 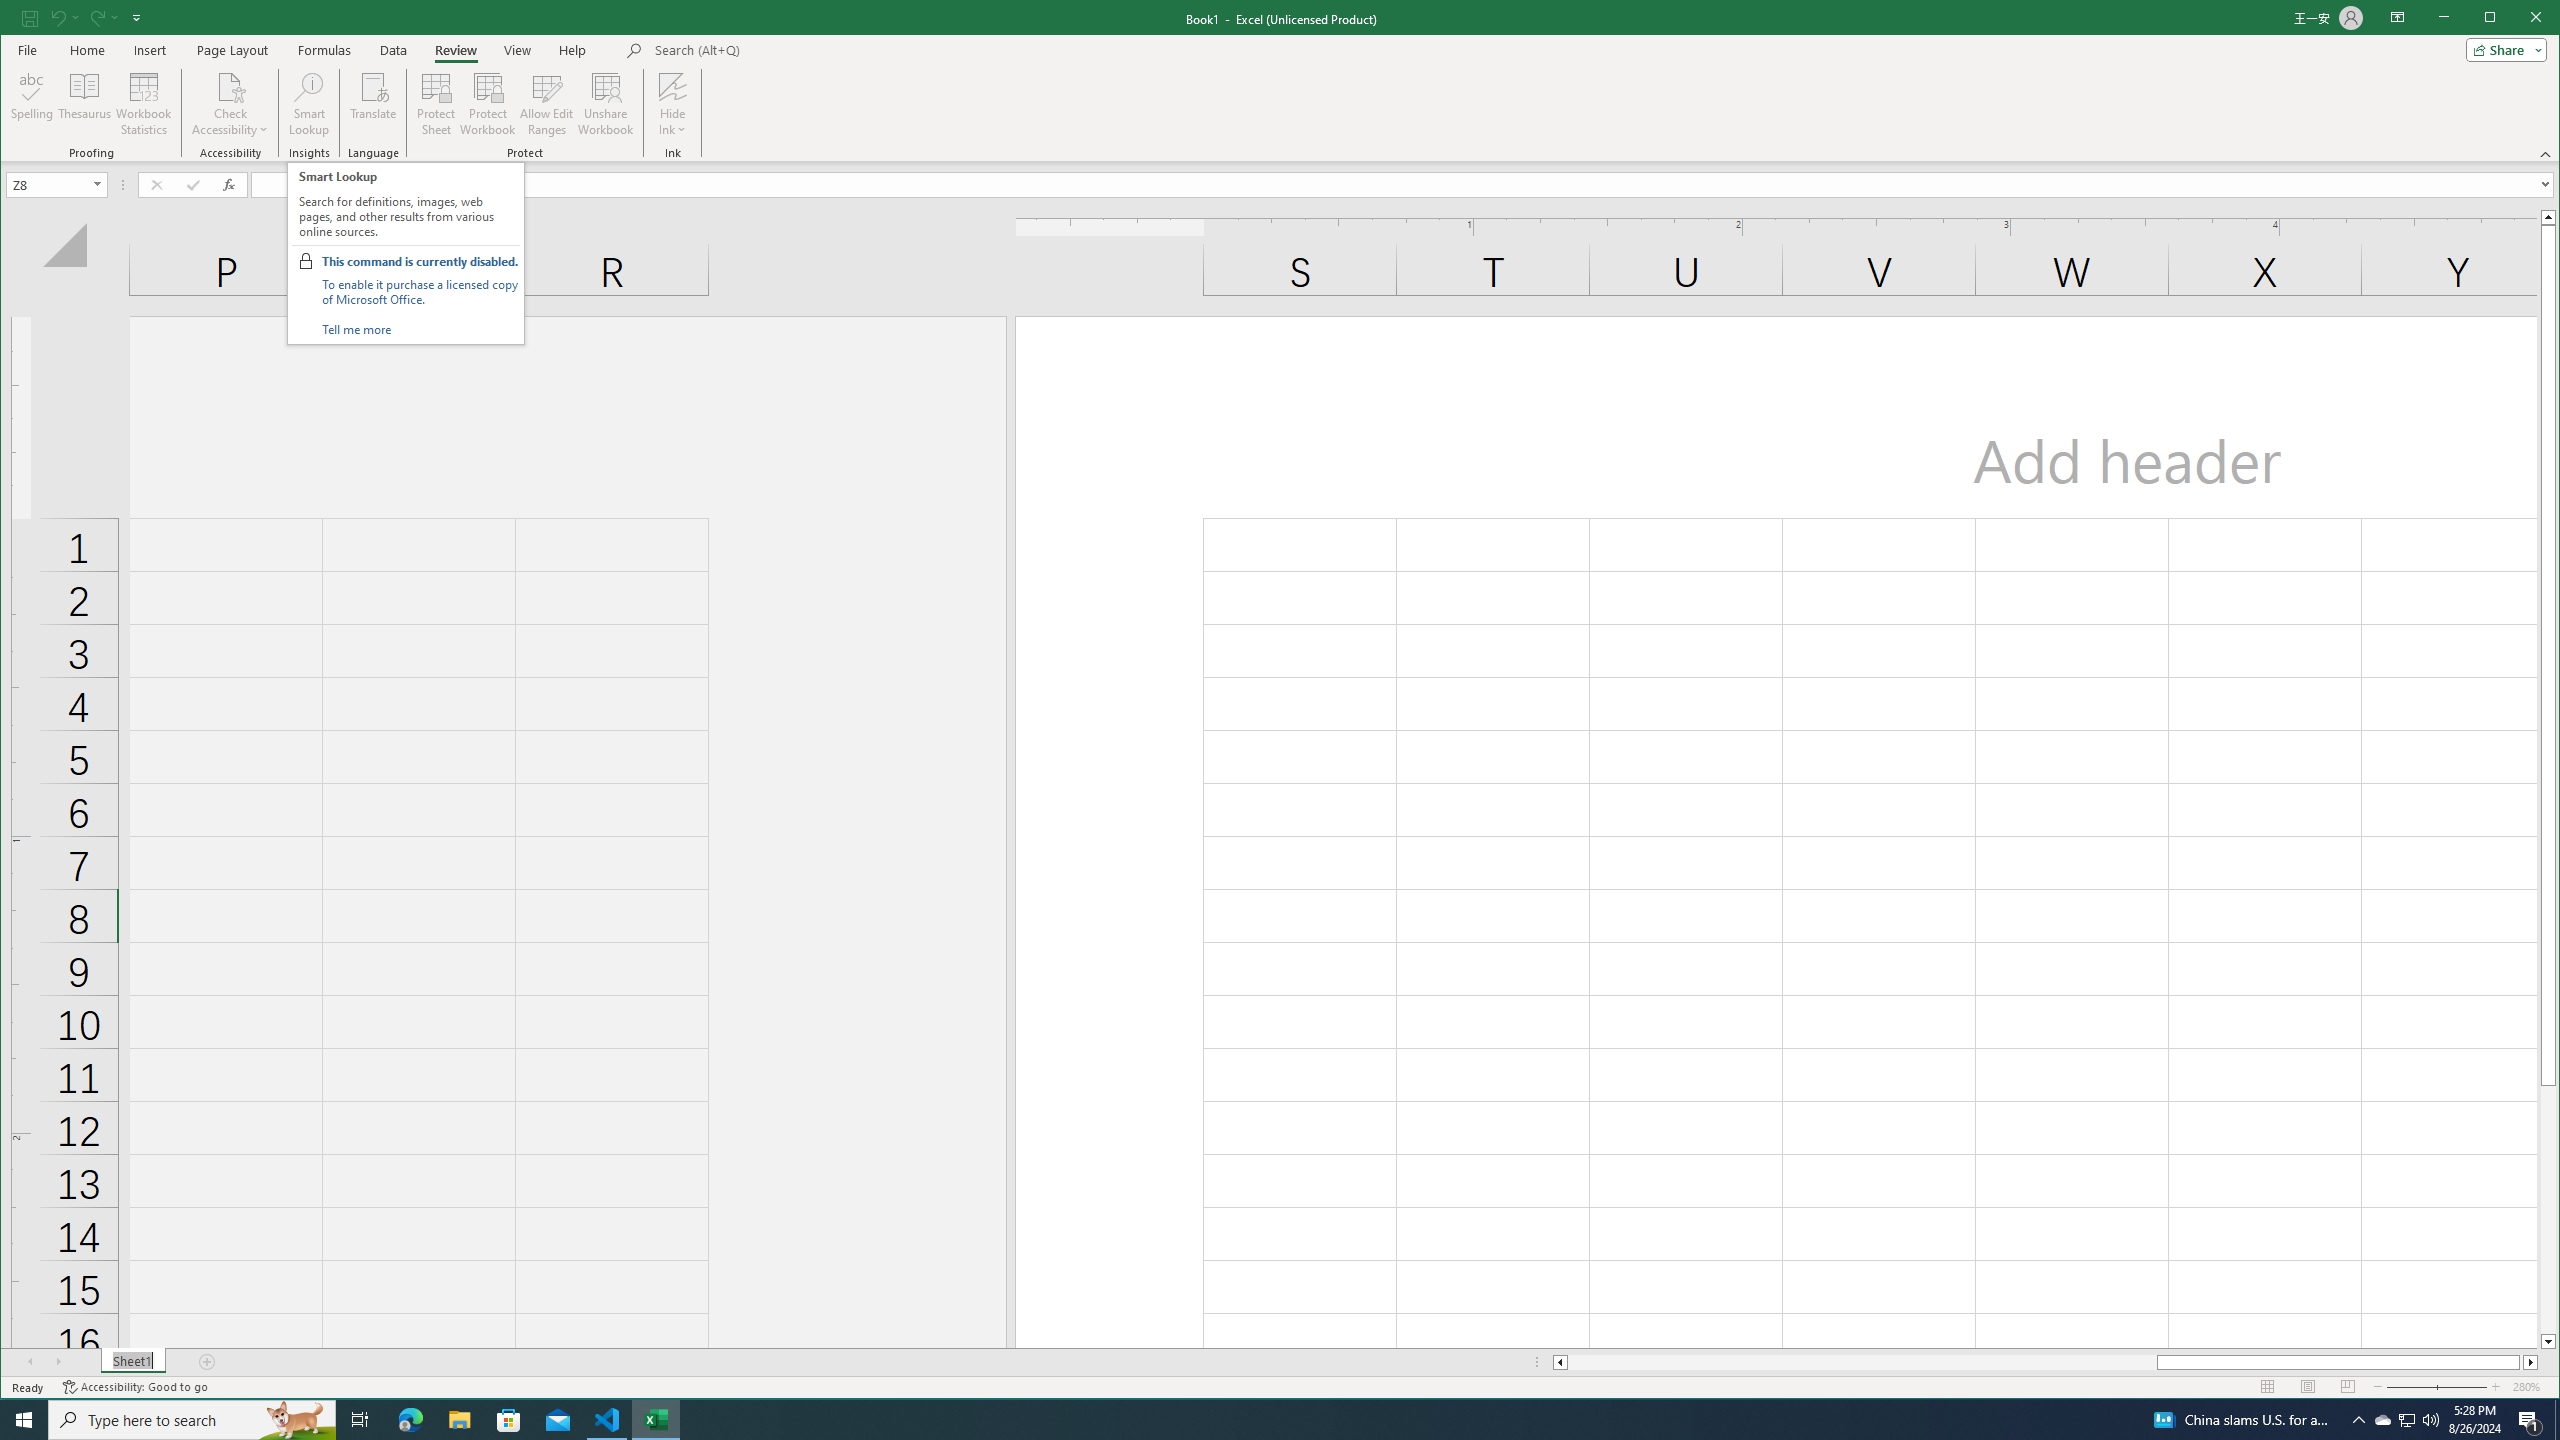 What do you see at coordinates (135, 16) in the screenshot?
I see `'Customize Quick Access Toolbar'` at bounding box center [135, 16].